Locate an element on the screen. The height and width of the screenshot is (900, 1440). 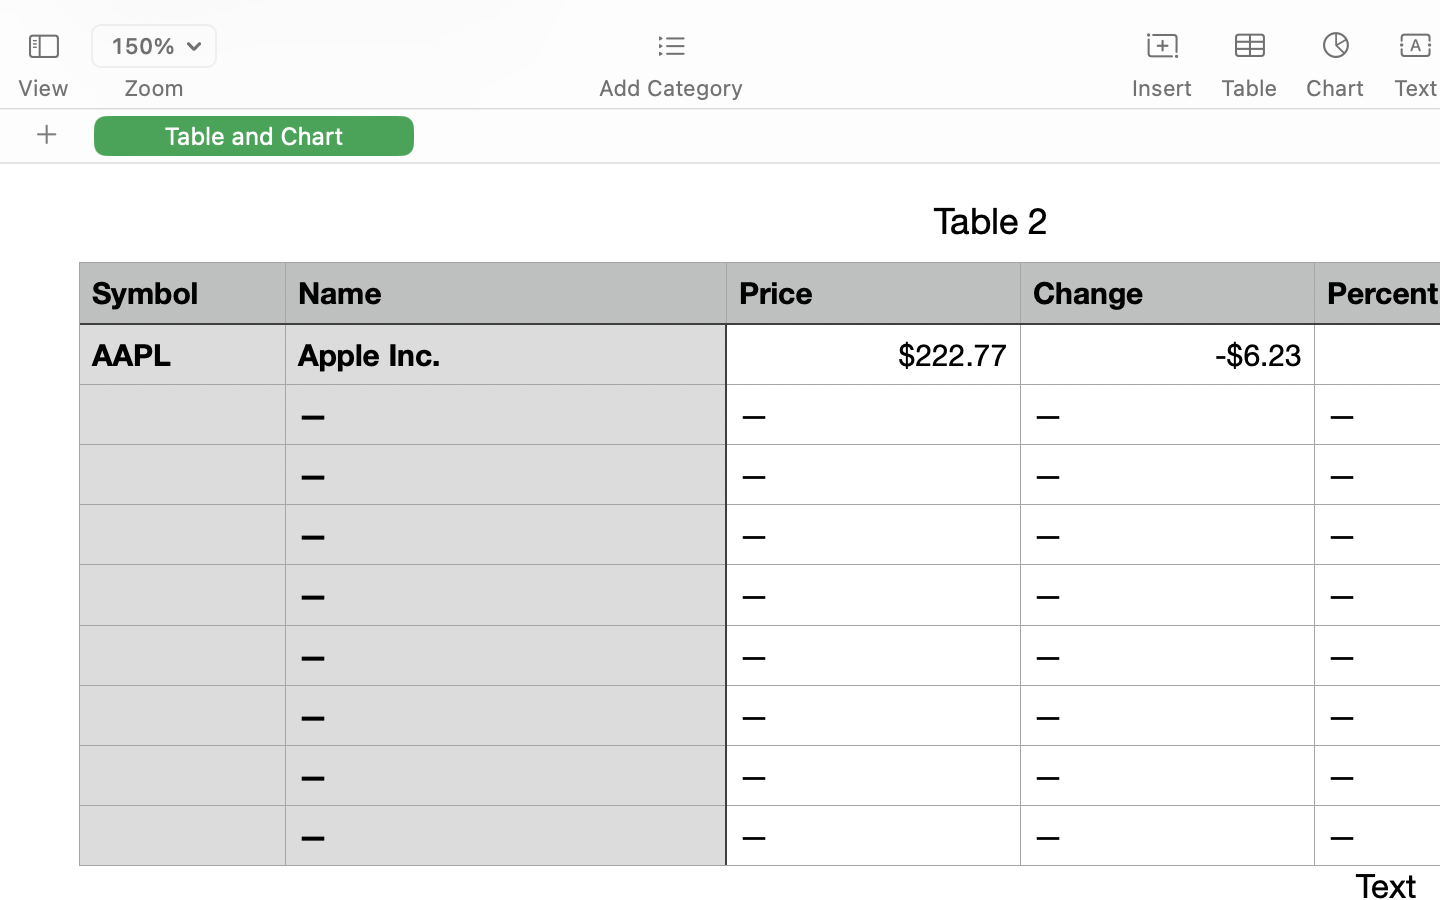
'Zoom' is located at coordinates (152, 87).